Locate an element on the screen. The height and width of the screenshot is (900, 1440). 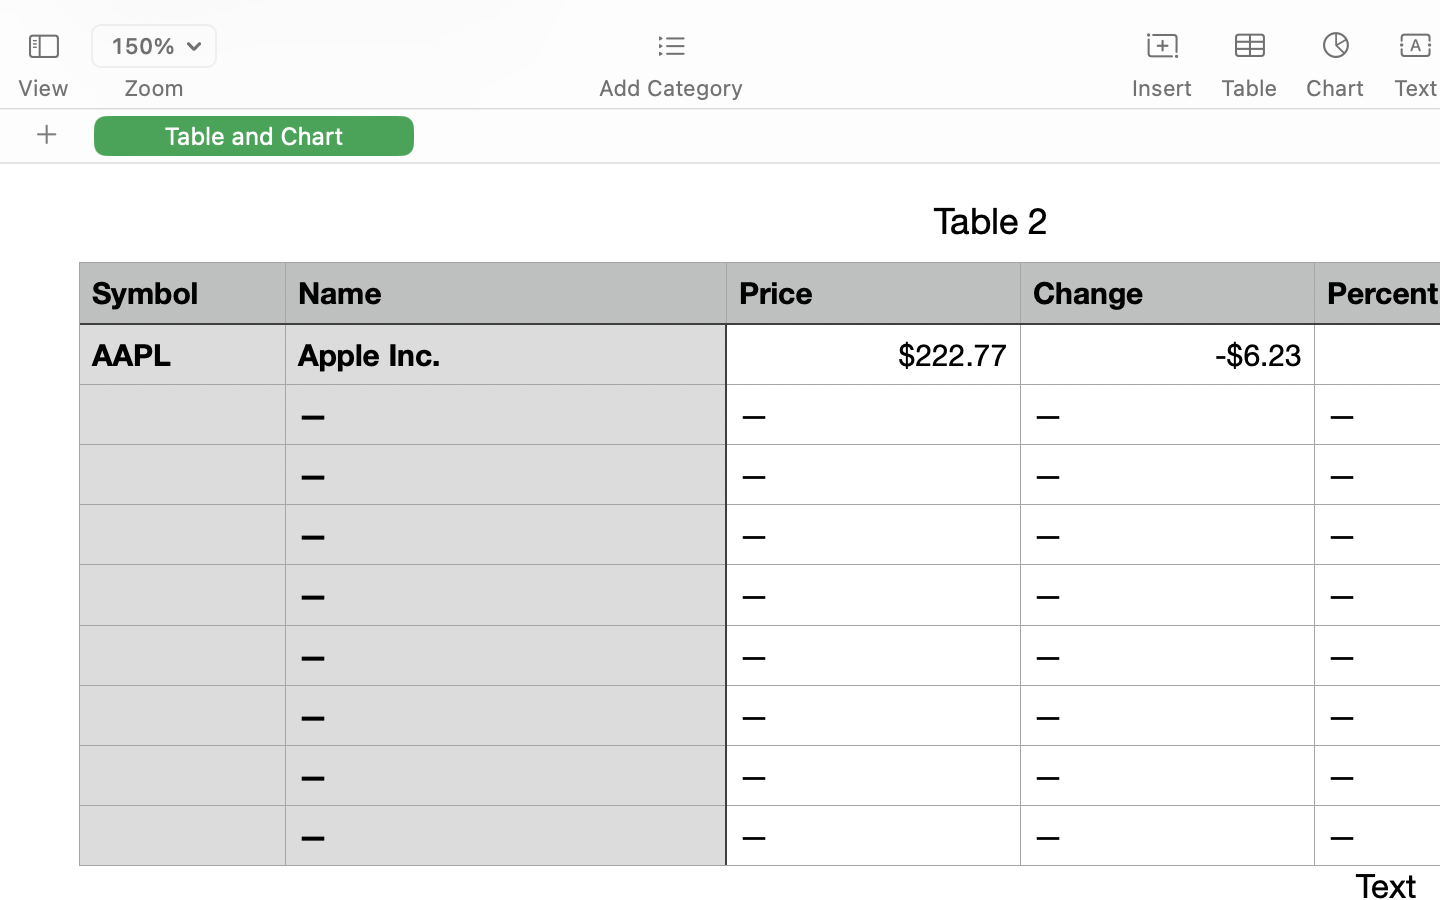
'Zoom' is located at coordinates (152, 87).